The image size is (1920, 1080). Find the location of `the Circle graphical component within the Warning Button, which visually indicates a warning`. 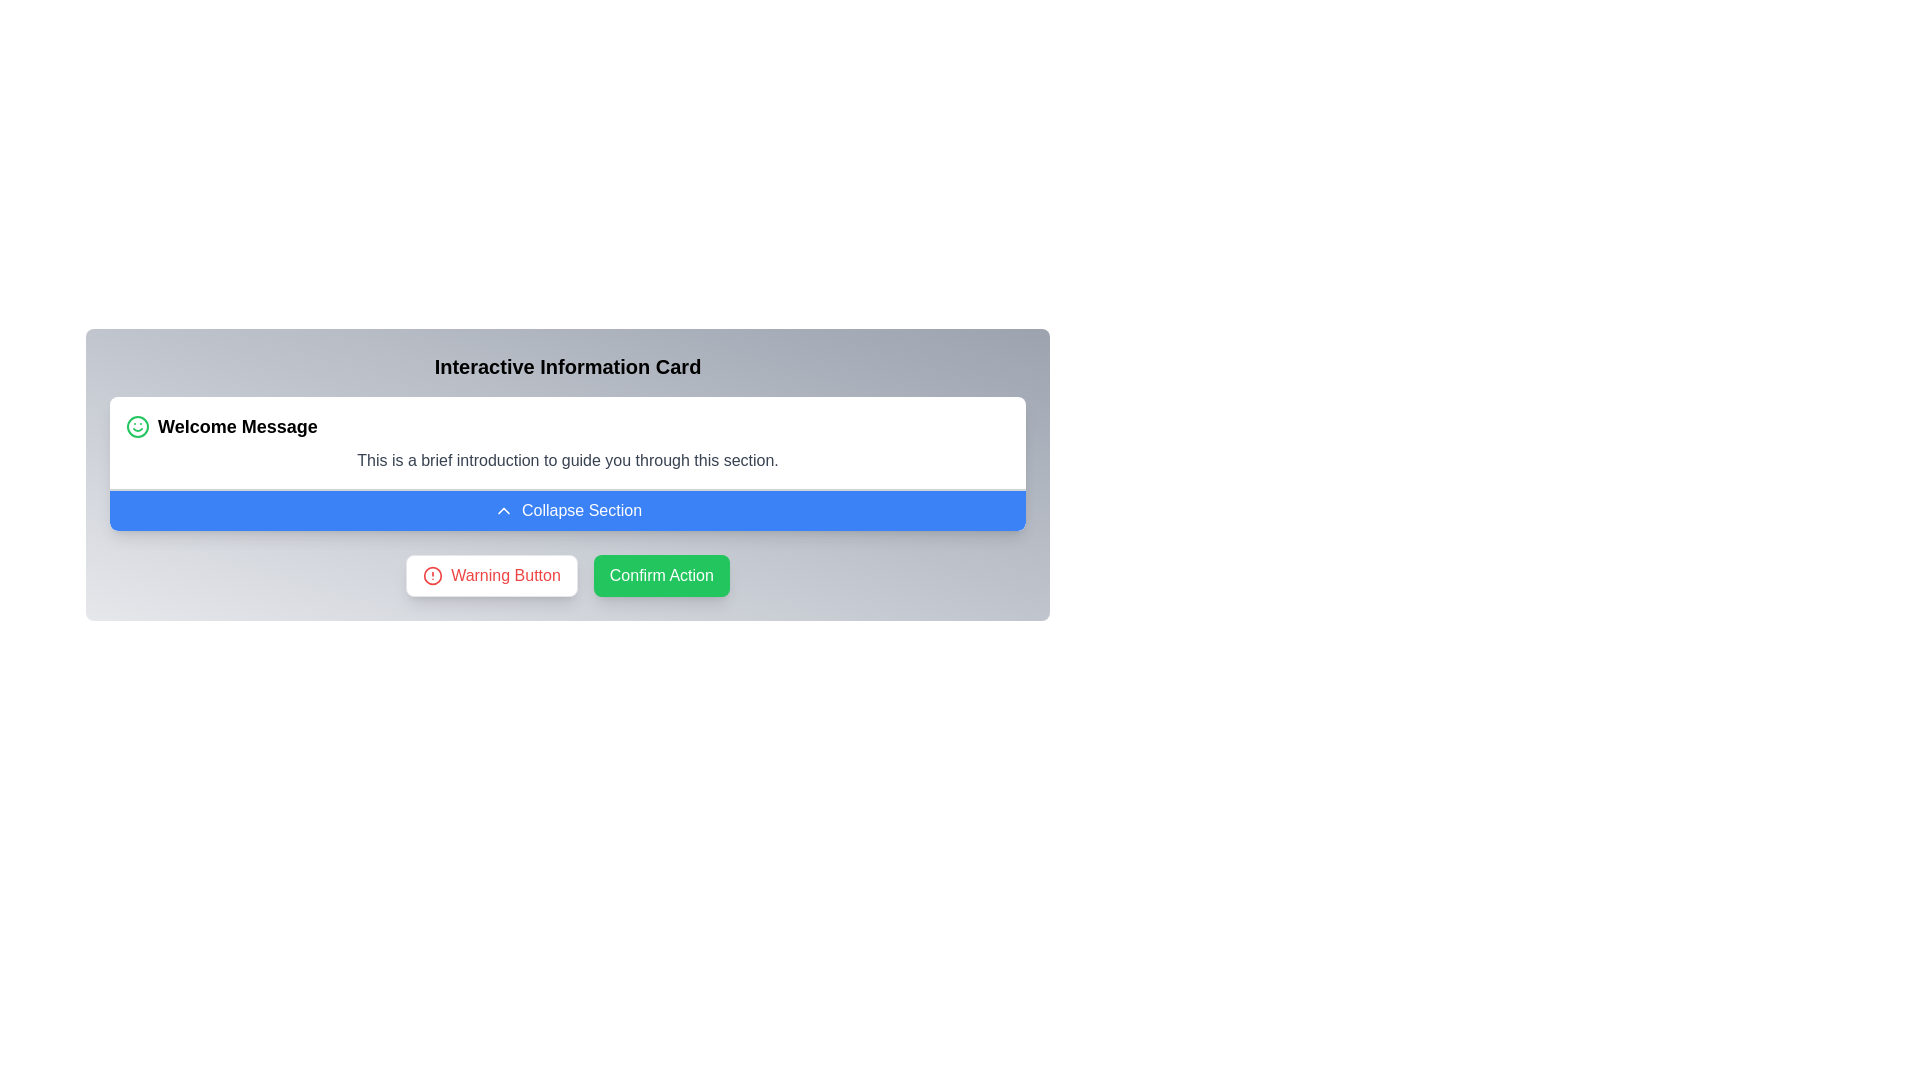

the Circle graphical component within the Warning Button, which visually indicates a warning is located at coordinates (432, 575).